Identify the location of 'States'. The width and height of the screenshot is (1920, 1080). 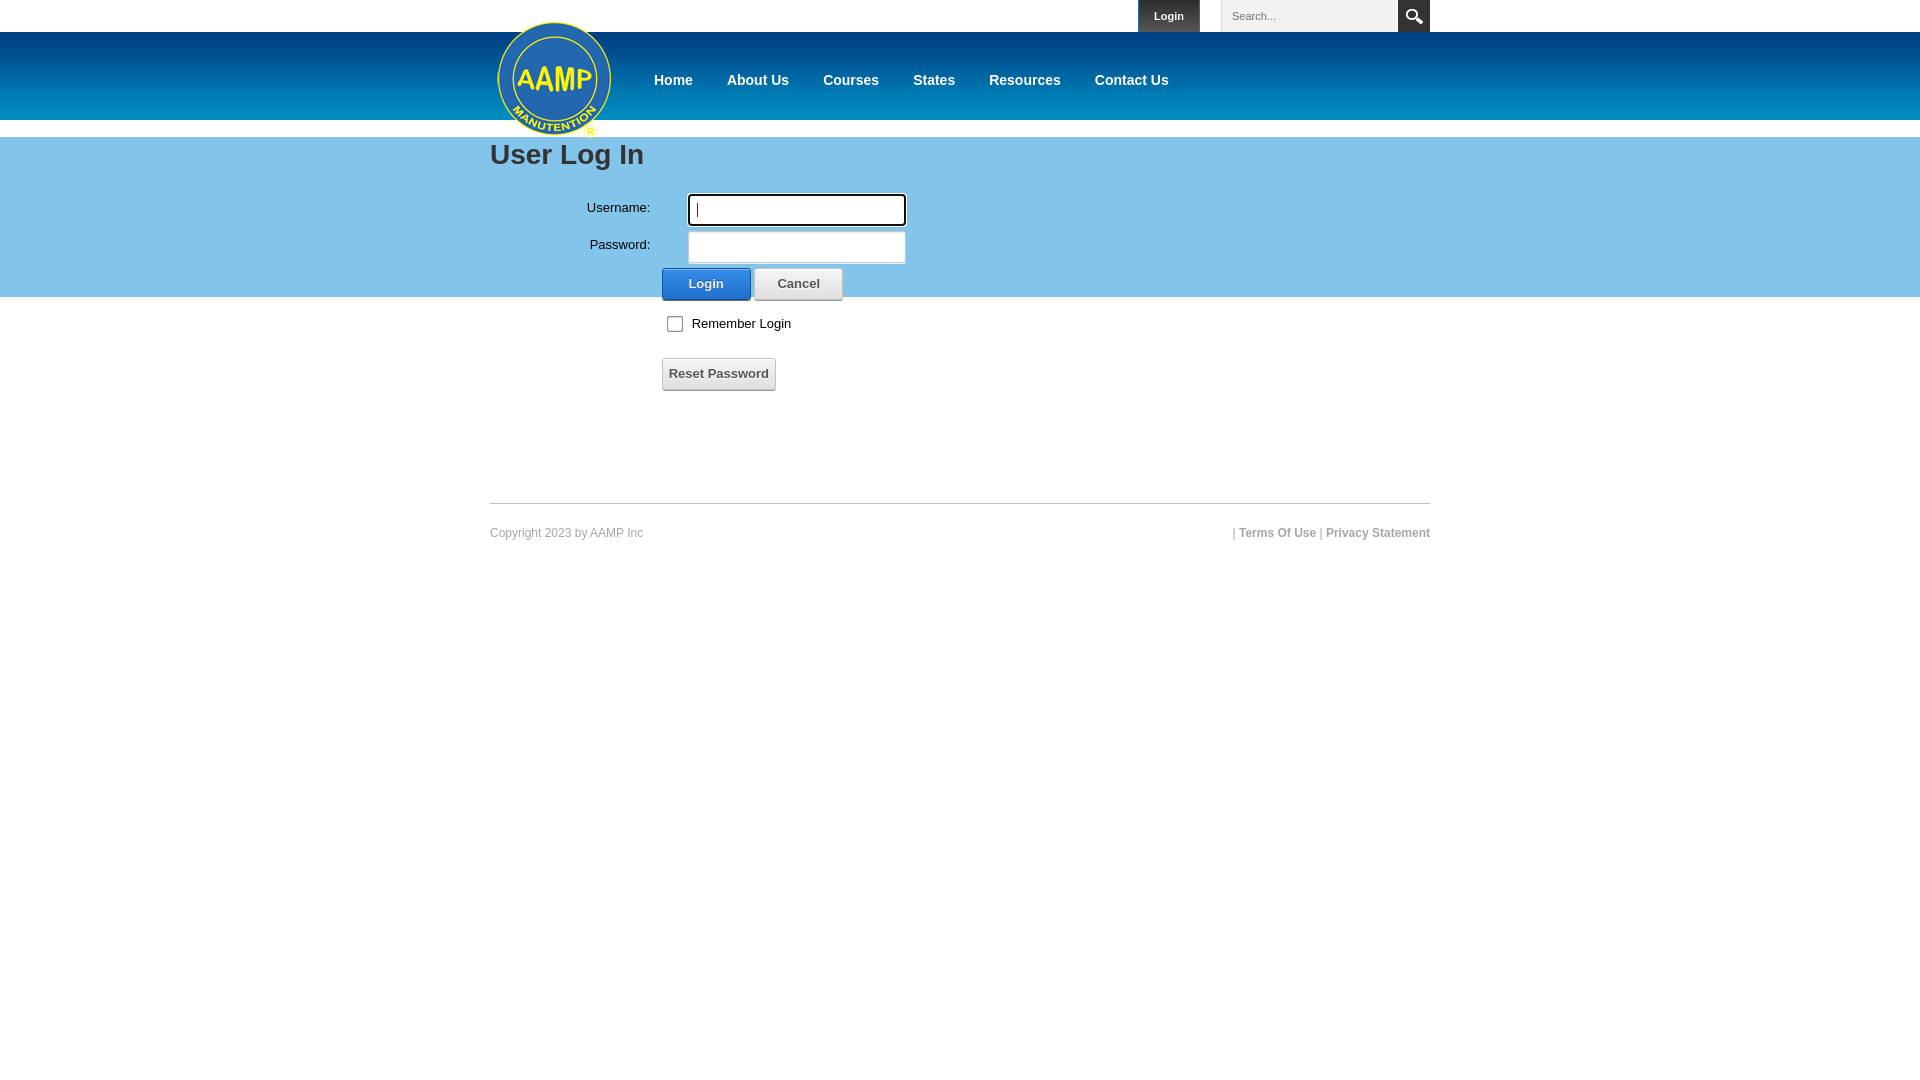
(933, 79).